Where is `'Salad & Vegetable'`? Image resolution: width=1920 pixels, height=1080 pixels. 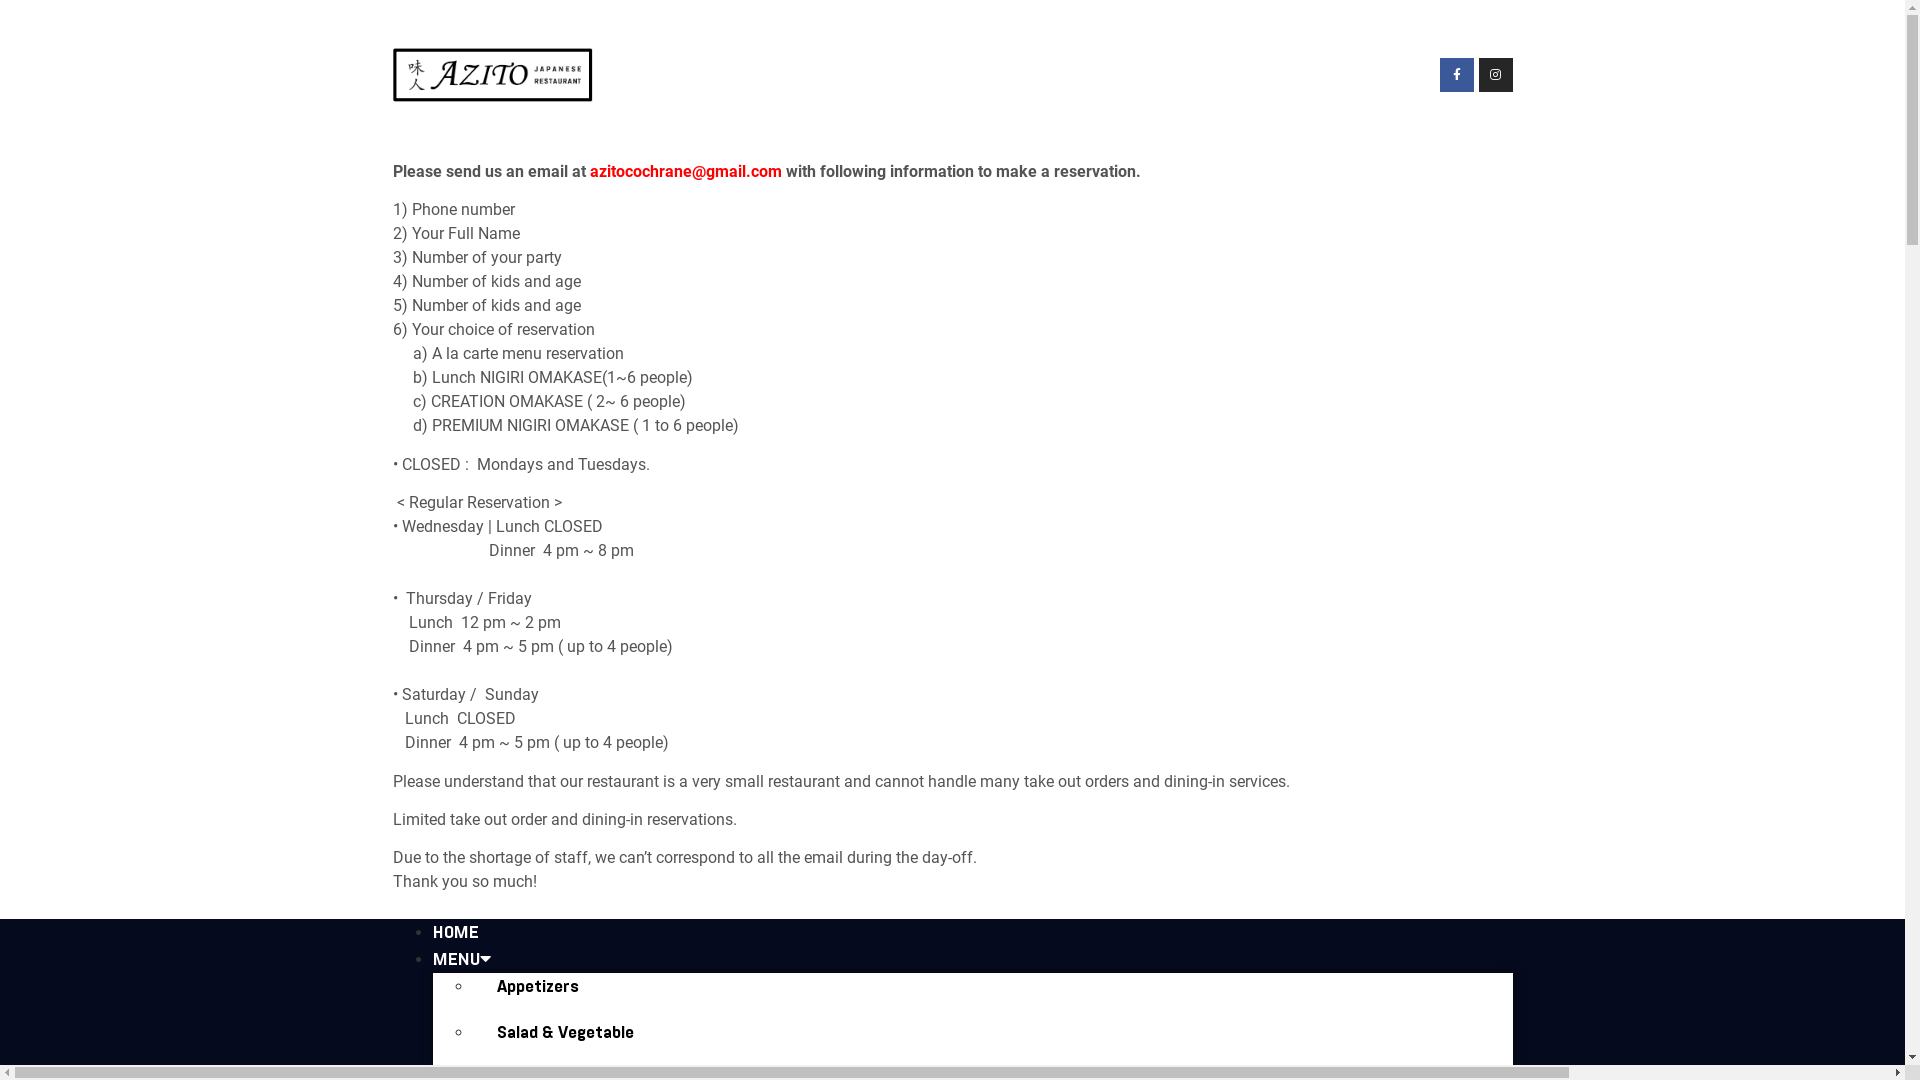
'Salad & Vegetable' is located at coordinates (563, 1032).